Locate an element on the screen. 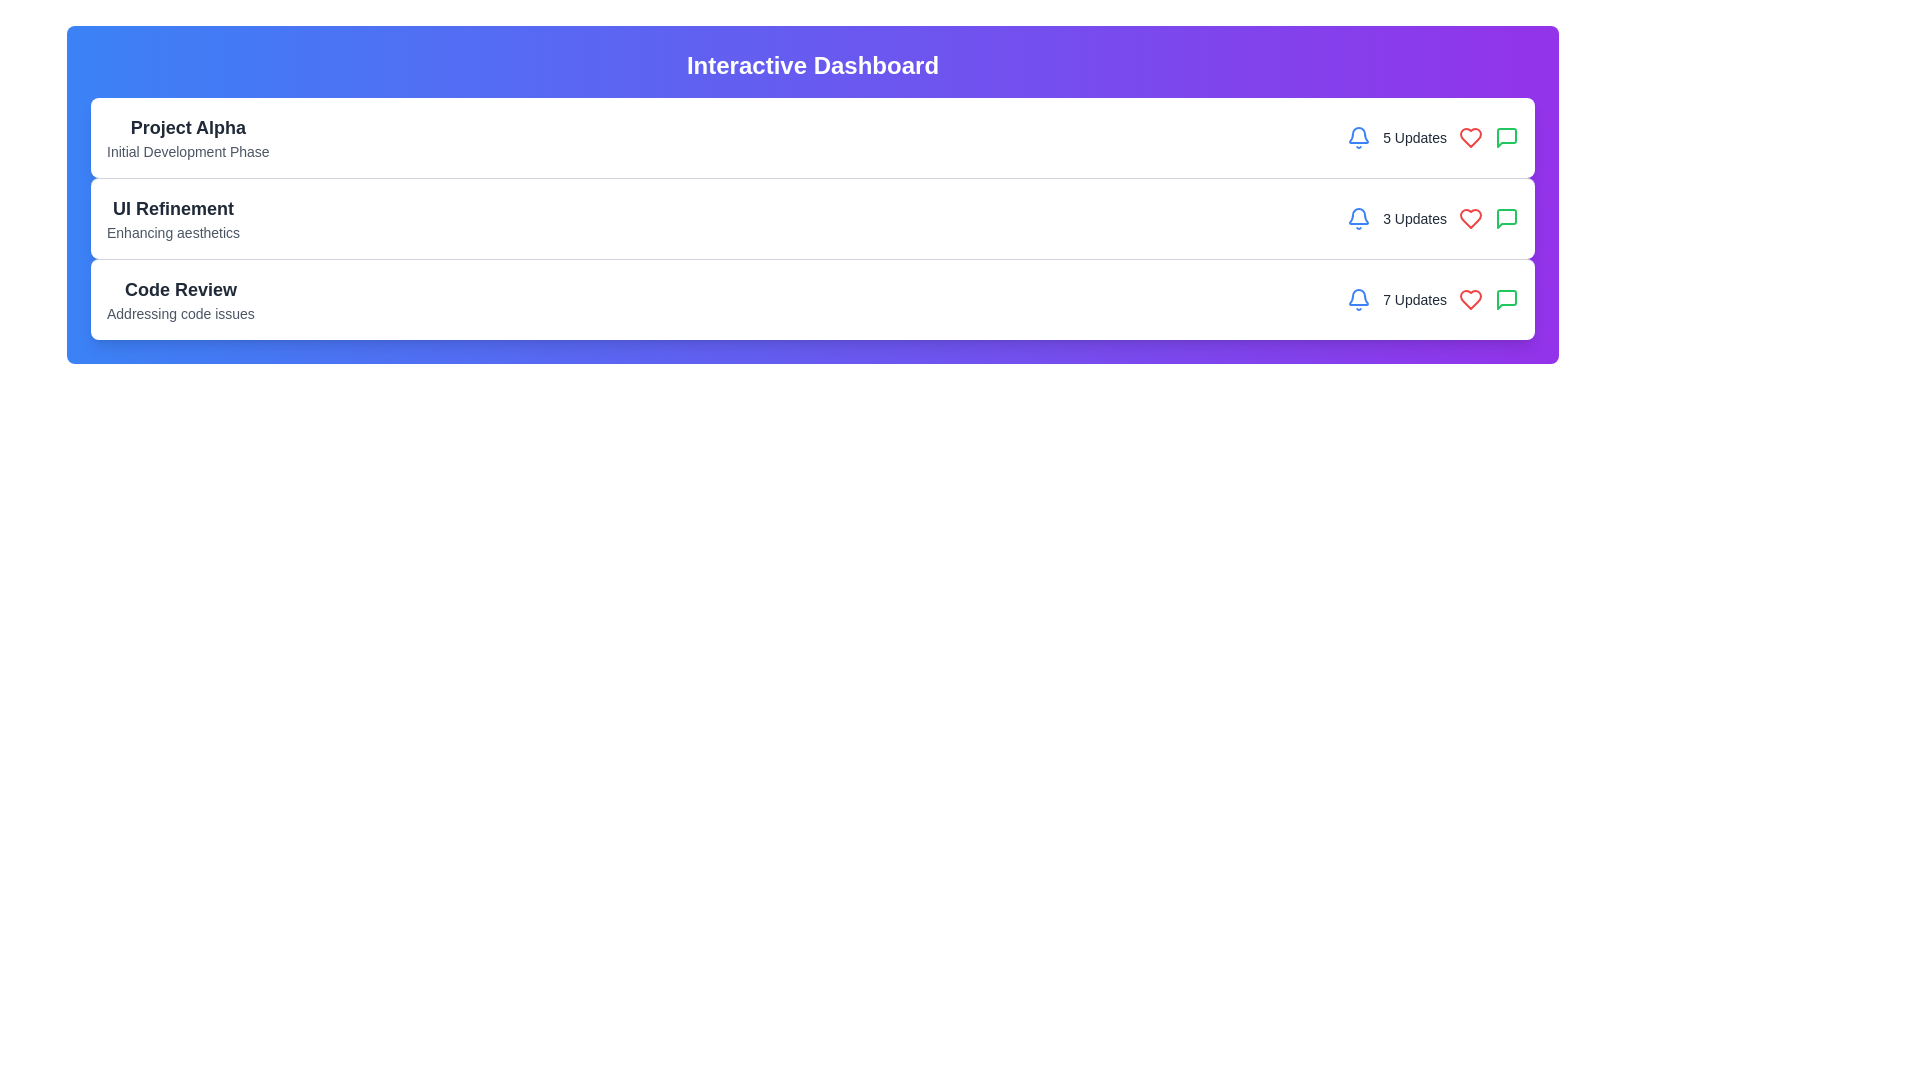 This screenshot has width=1920, height=1080. the main title text element at the topmost row of the dashboard, which indicates the overall purpose or theme of the section is located at coordinates (812, 64).